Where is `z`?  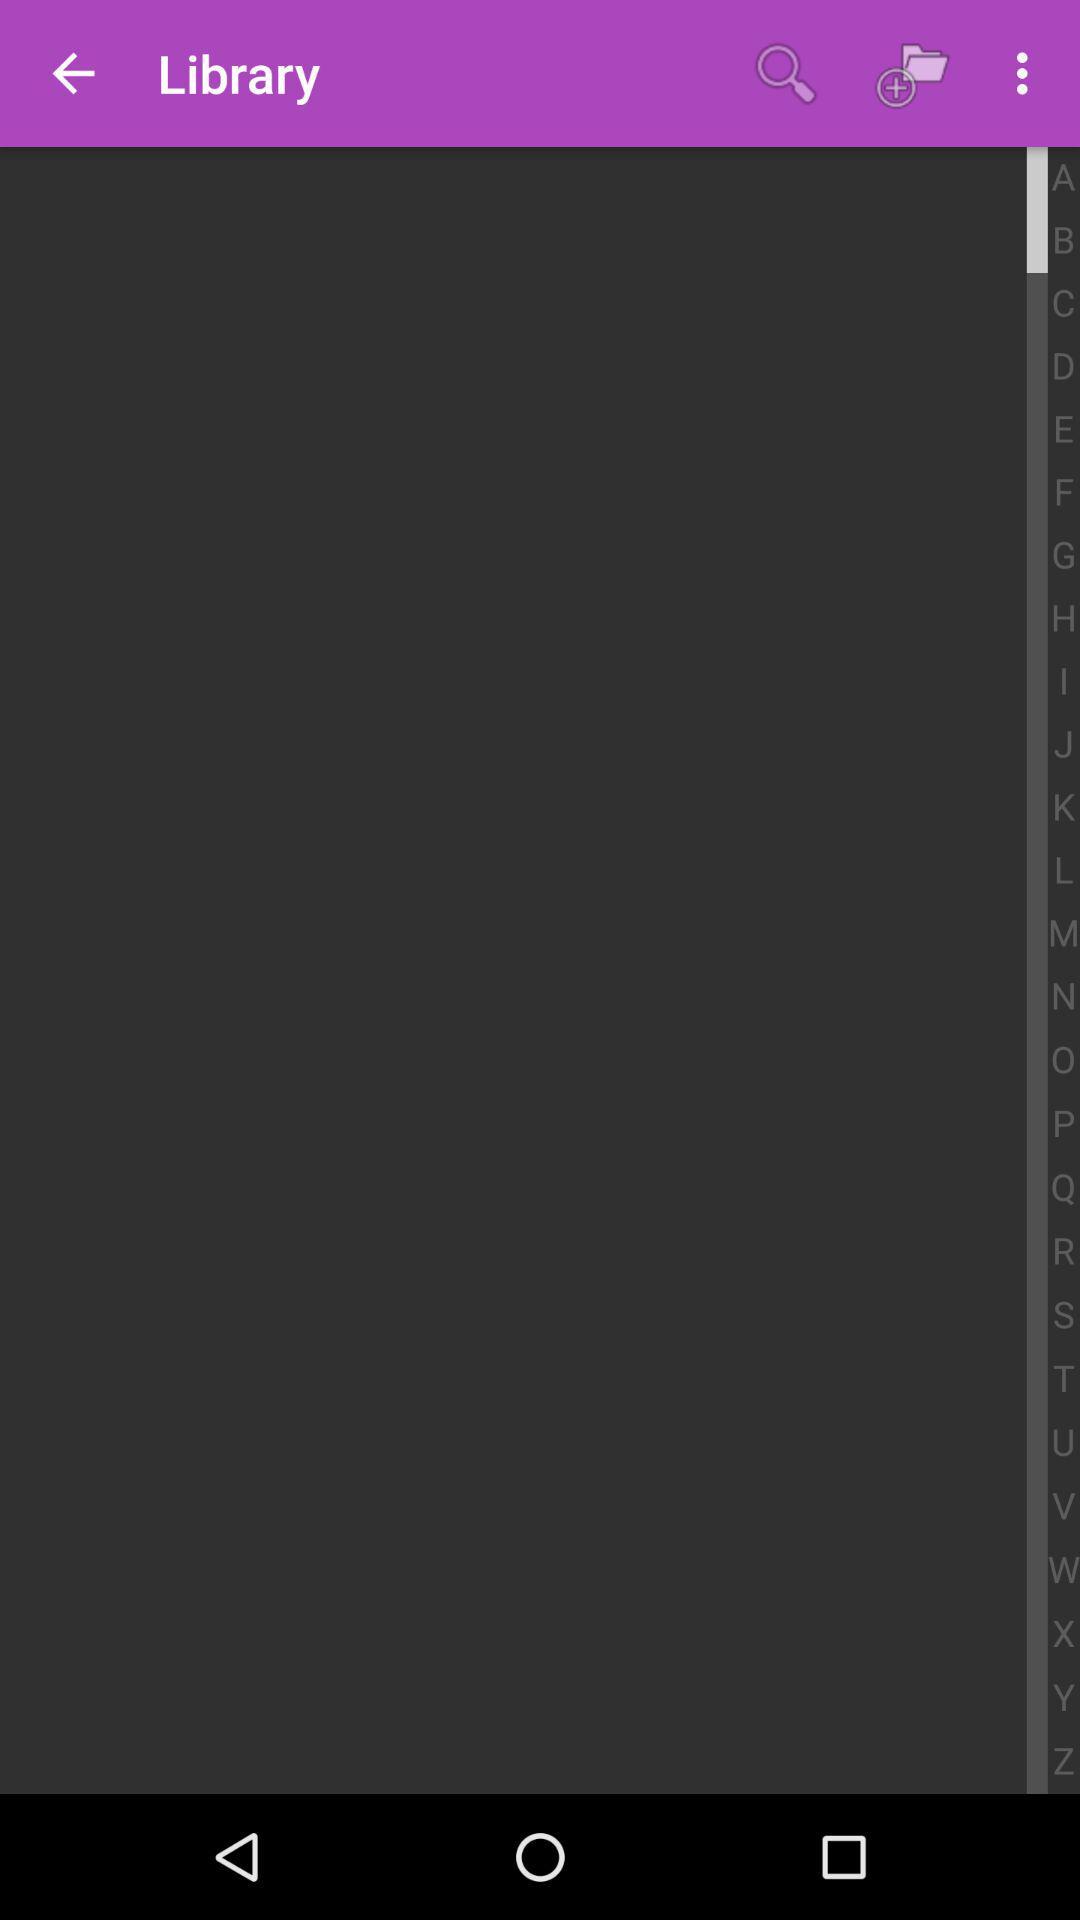 z is located at coordinates (1062, 1762).